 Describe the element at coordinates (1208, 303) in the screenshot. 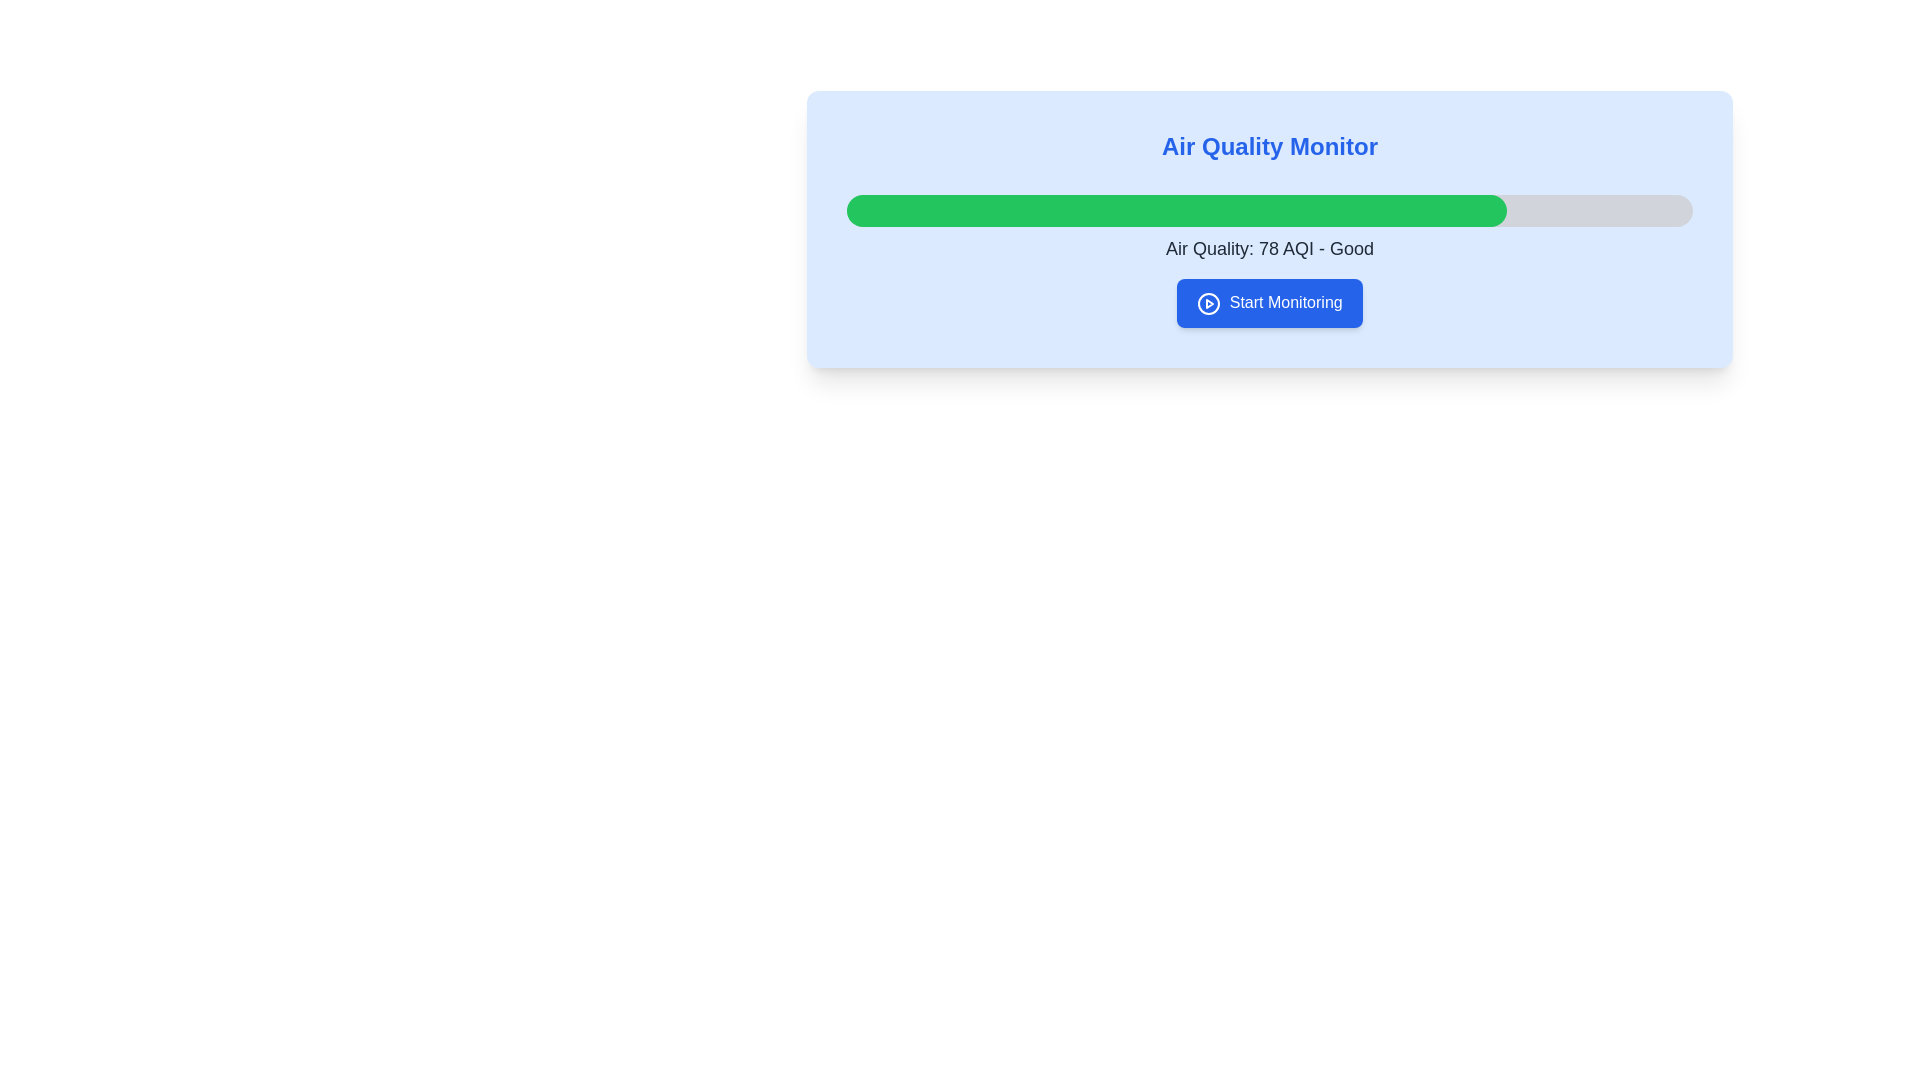

I see `the circle icon within the blue 'Start Monitoring' button located at the bottom-right of the card to initiate the action` at that location.